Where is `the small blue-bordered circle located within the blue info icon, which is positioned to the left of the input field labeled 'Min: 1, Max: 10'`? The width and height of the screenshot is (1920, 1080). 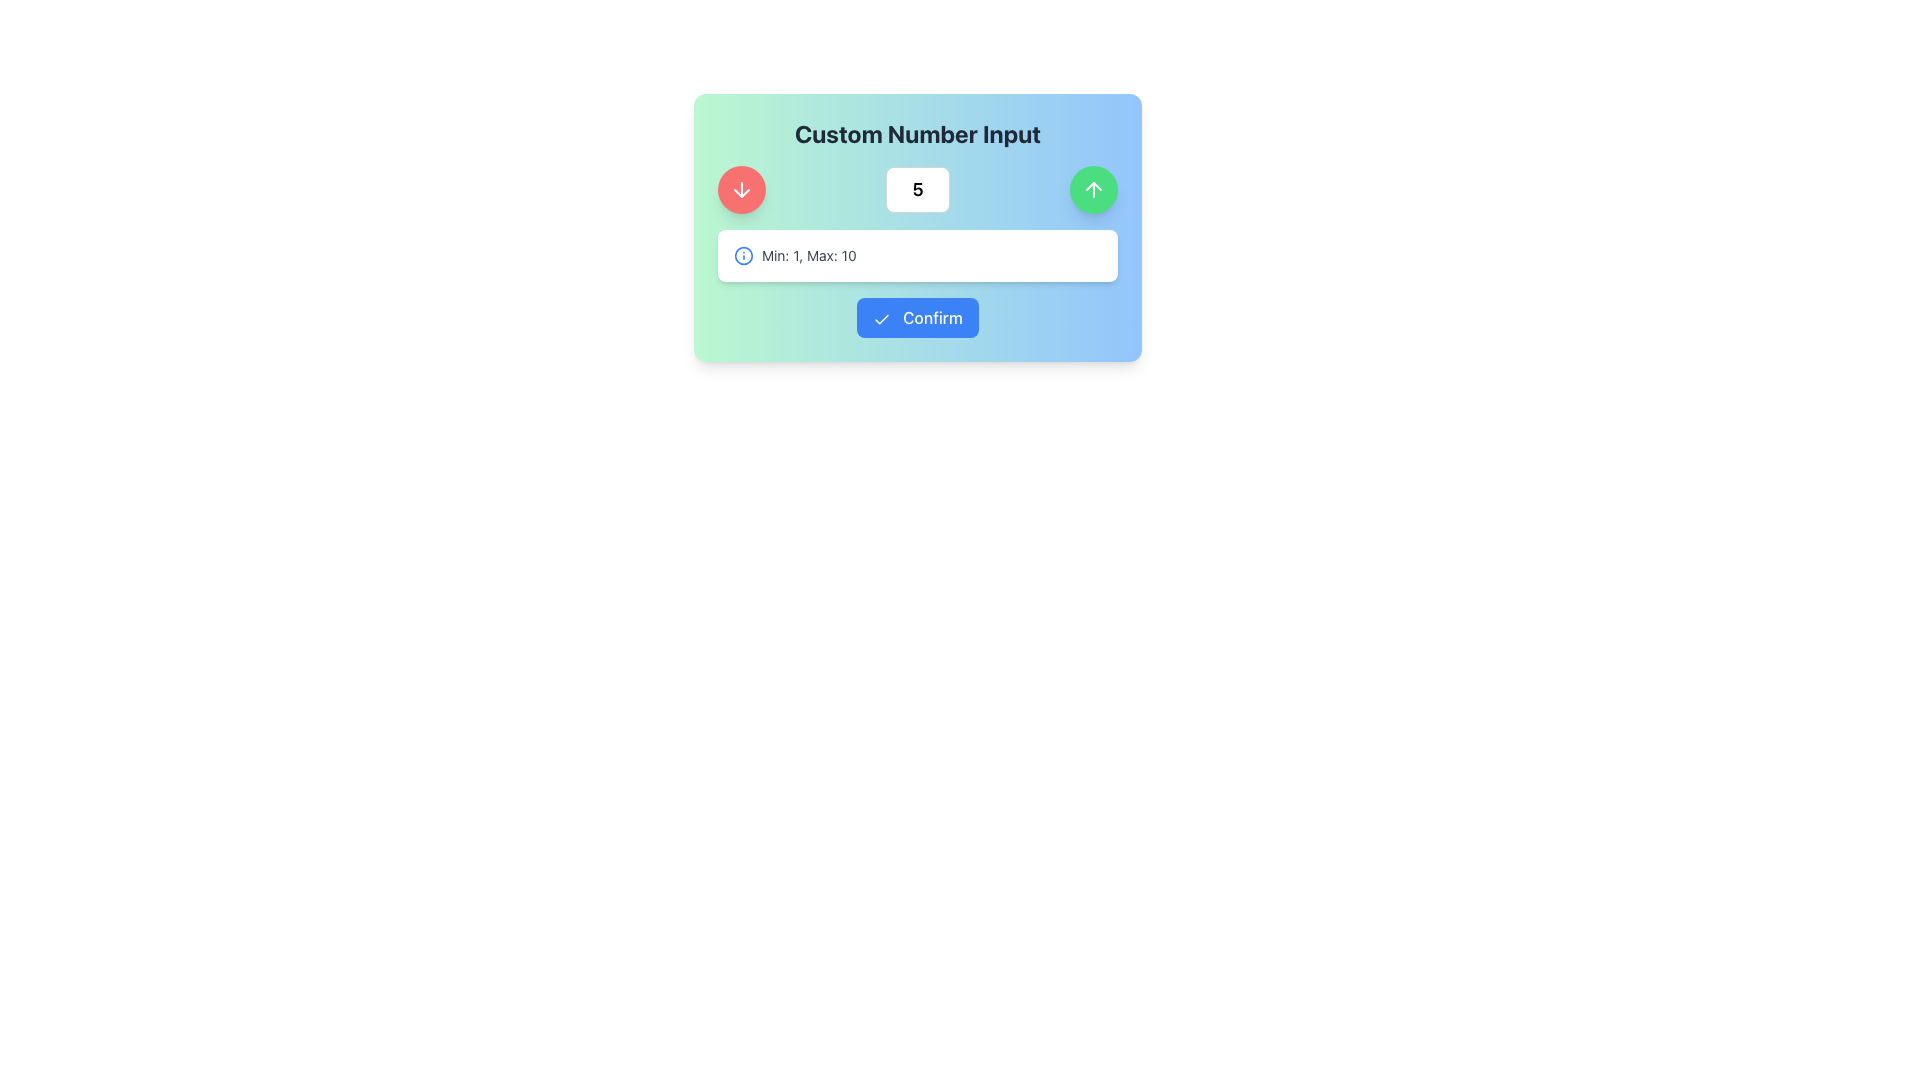
the small blue-bordered circle located within the blue info icon, which is positioned to the left of the input field labeled 'Min: 1, Max: 10' is located at coordinates (743, 254).